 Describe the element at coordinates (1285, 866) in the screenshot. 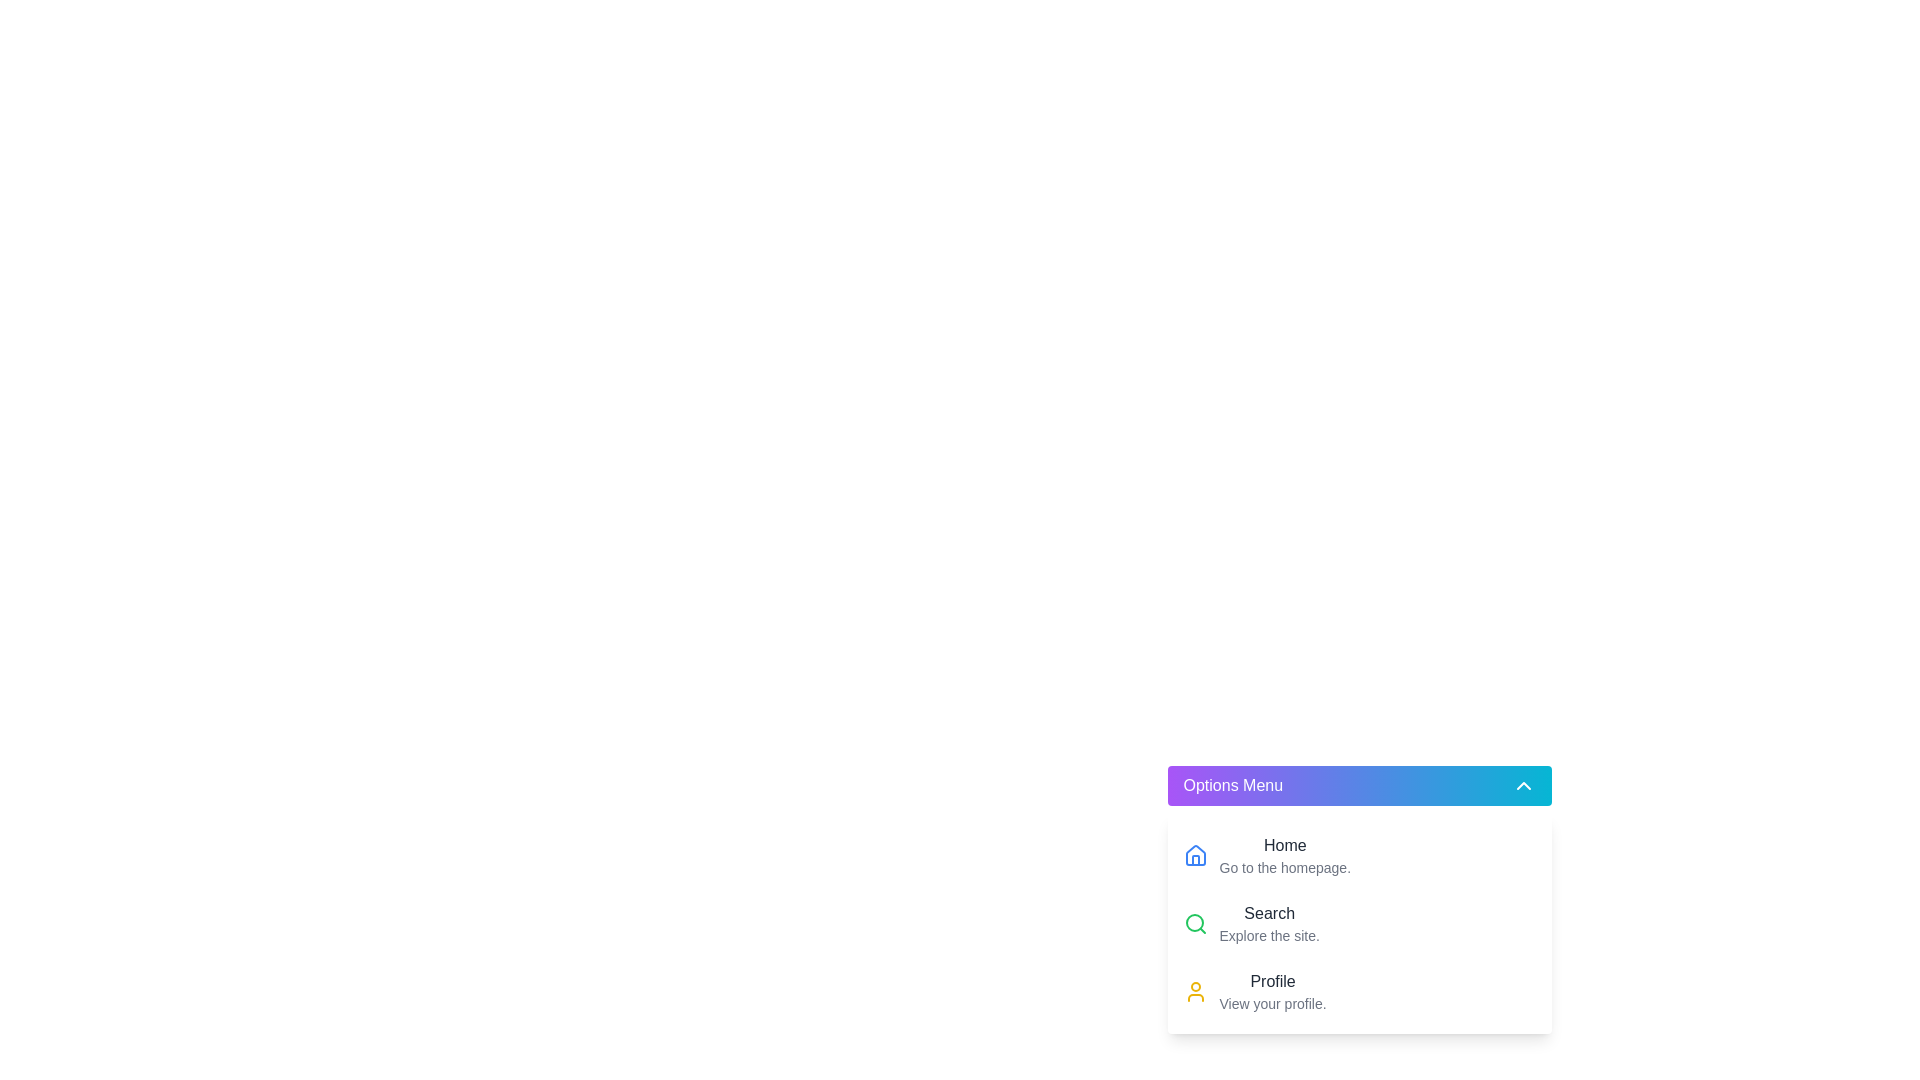

I see `the Text label that provides supplementary information for the 'Home' option located beneath the 'Home' text in the Options Menu` at that location.